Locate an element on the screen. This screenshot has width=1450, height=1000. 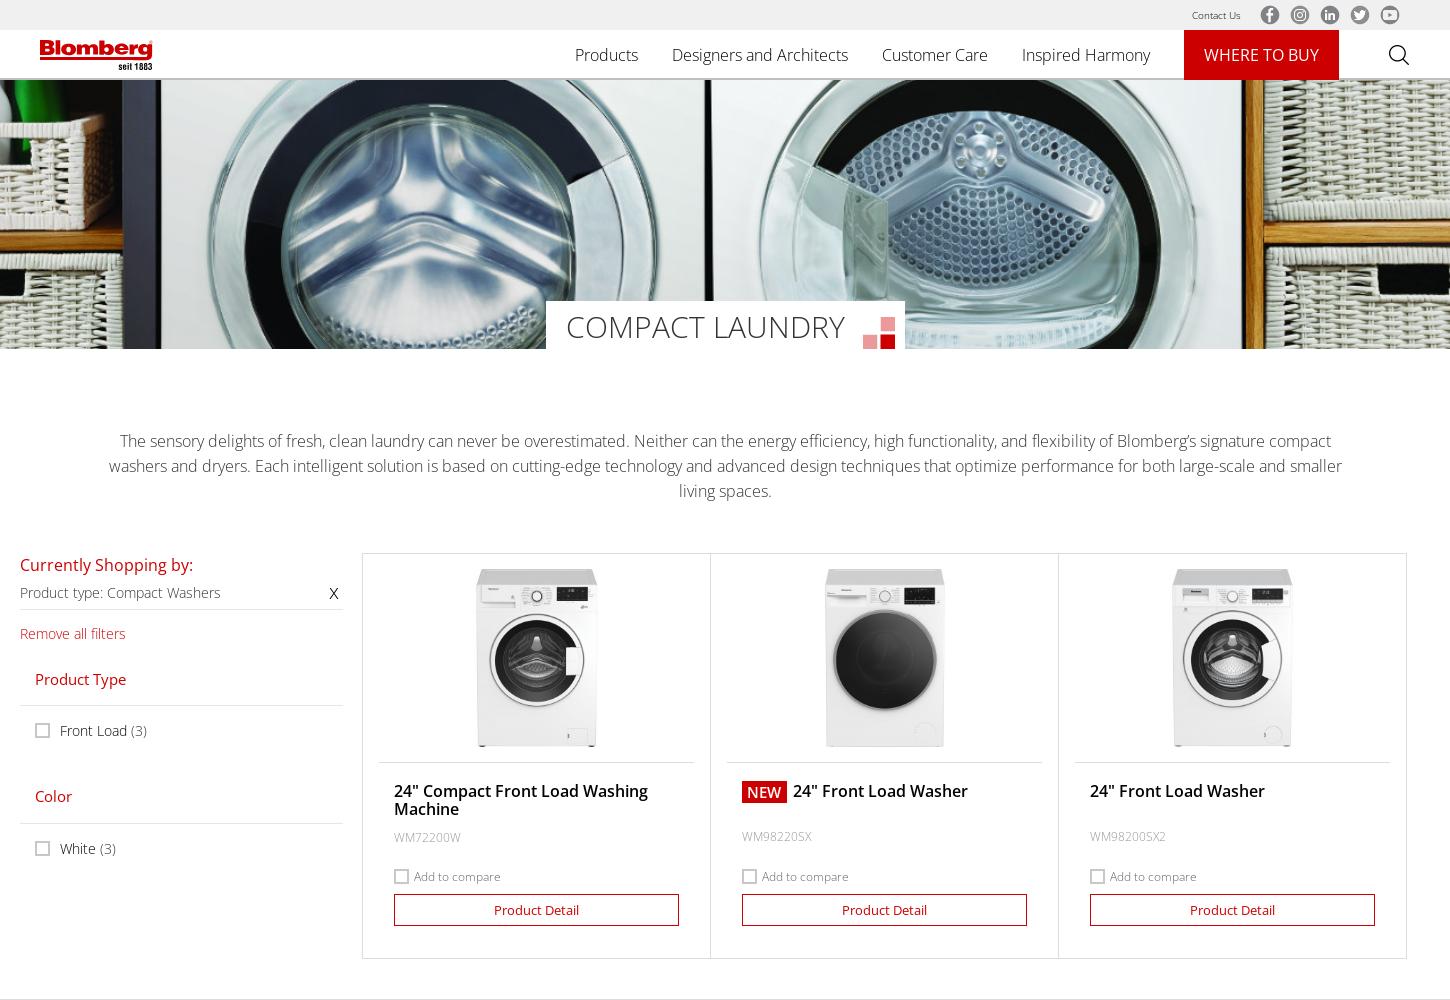
'Color' is located at coordinates (53, 796).